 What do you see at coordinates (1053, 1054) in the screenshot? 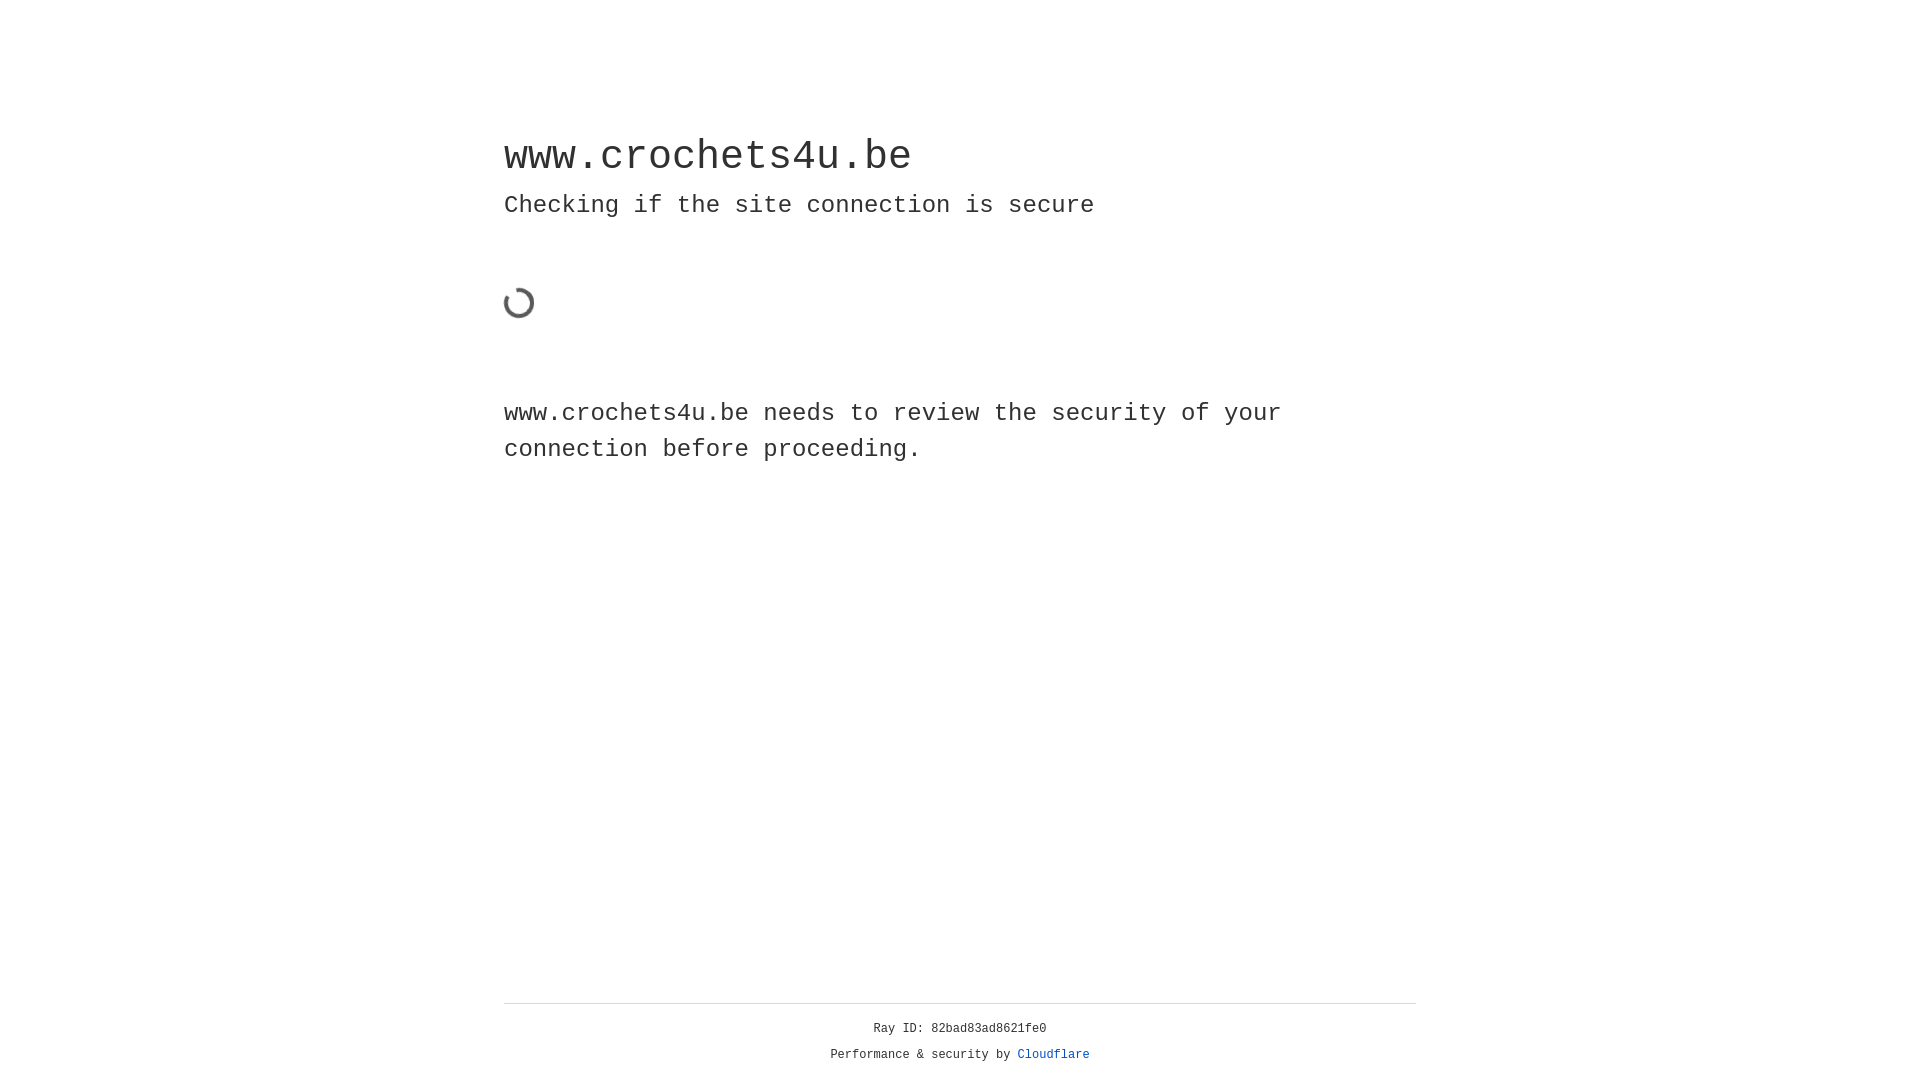
I see `'Cloudflare'` at bounding box center [1053, 1054].